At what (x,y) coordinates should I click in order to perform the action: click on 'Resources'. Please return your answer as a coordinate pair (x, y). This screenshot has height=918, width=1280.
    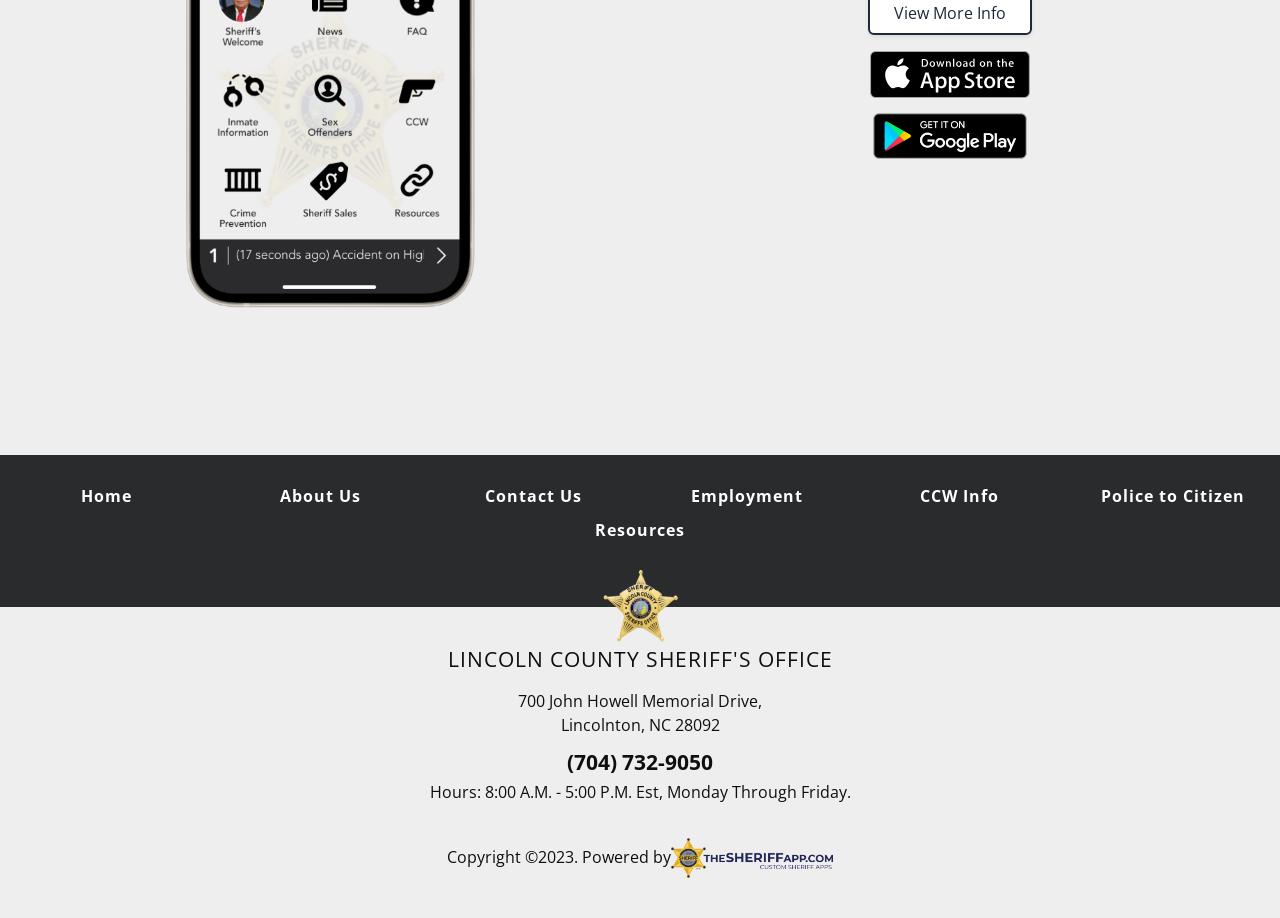
    Looking at the image, I should click on (637, 529).